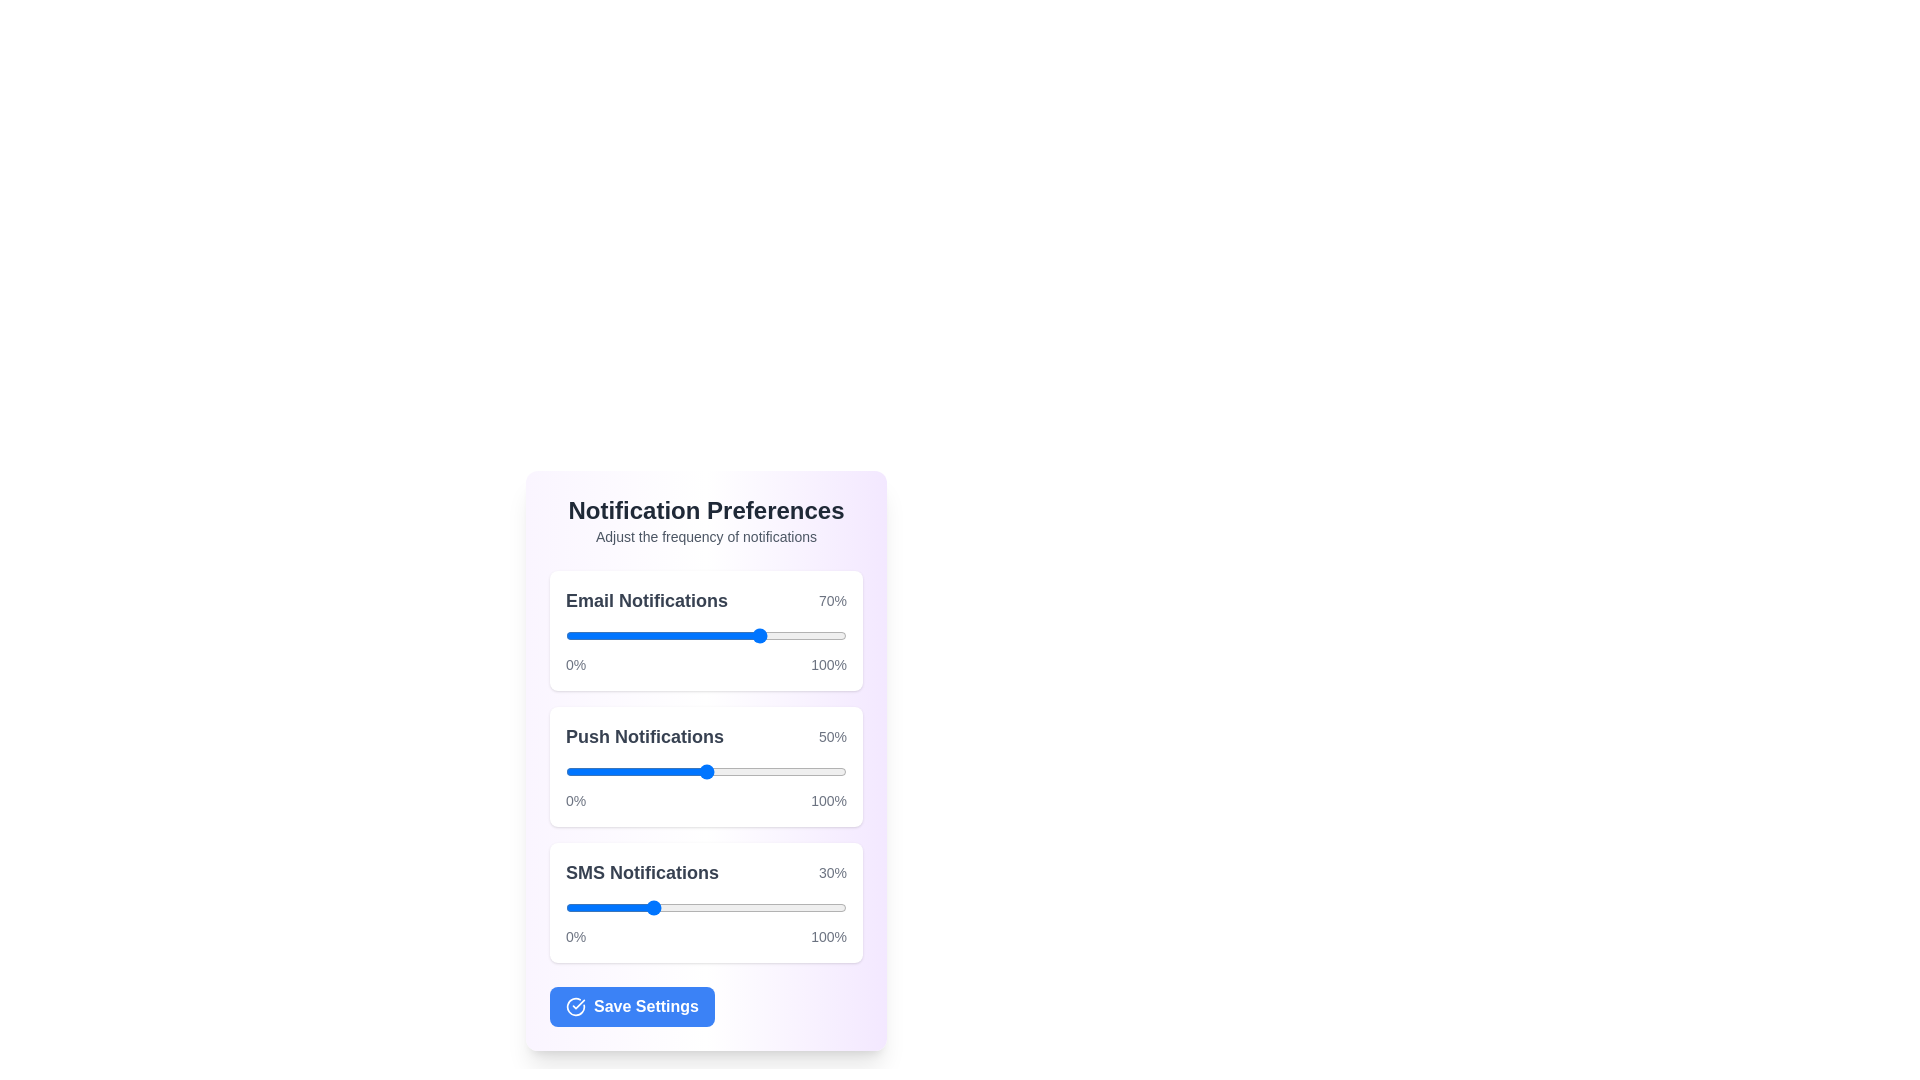  I want to click on the SMS Notifications slider, so click(587, 907).